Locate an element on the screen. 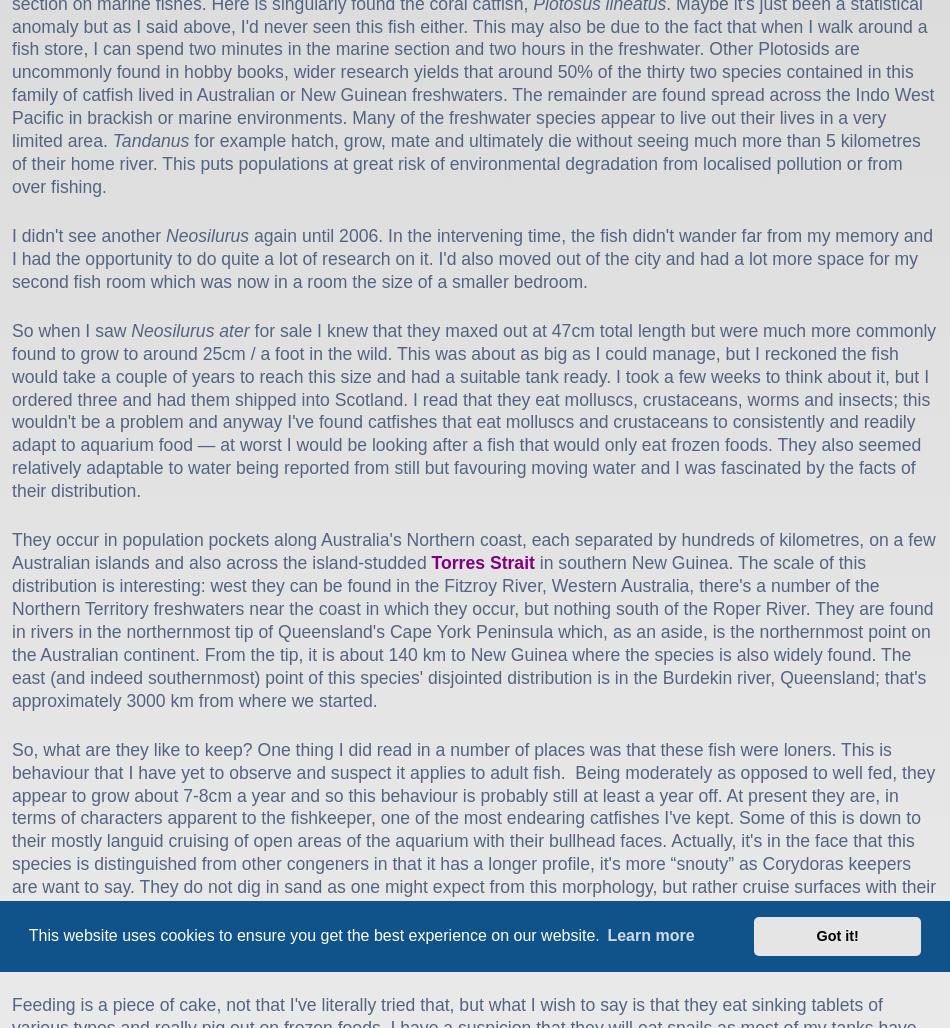 Image resolution: width=950 pixels, height=1028 pixels. 'Got it!' is located at coordinates (836, 935).